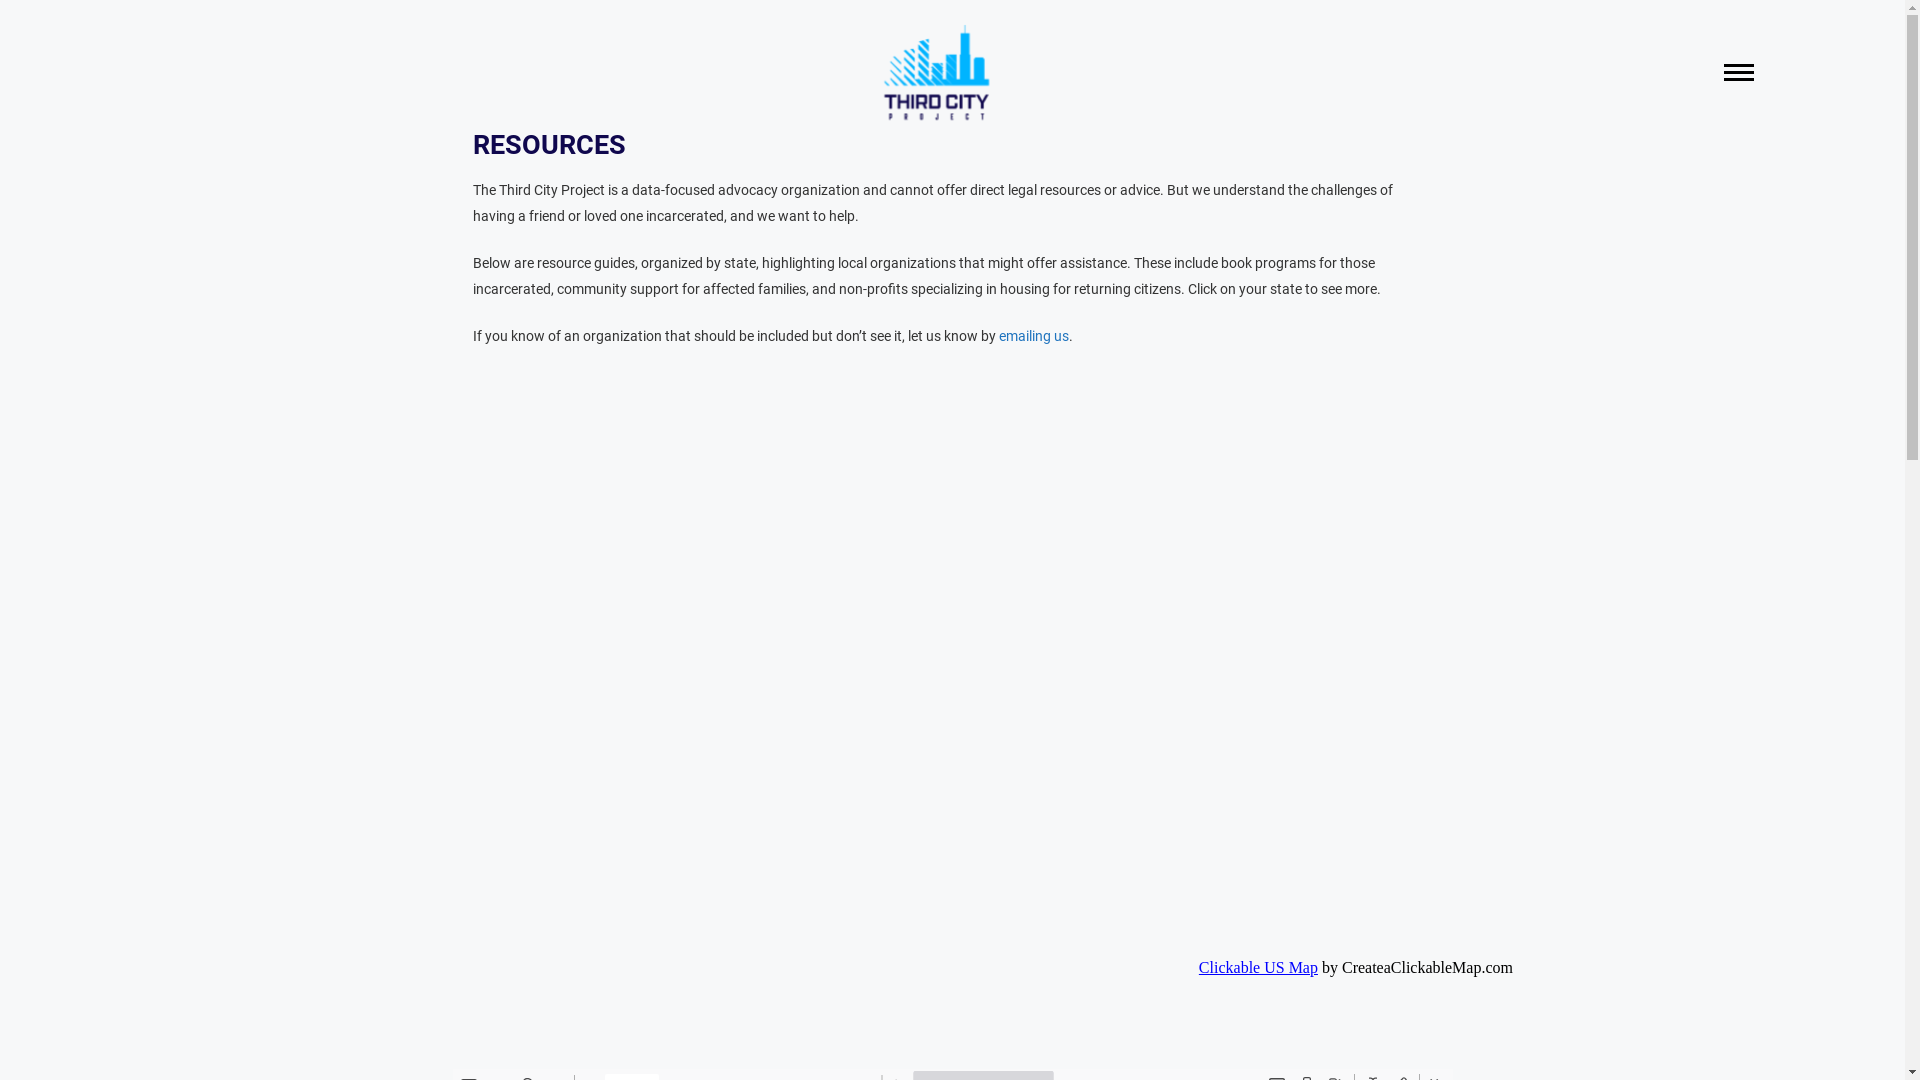 The image size is (1920, 1080). What do you see at coordinates (1032, 334) in the screenshot?
I see `'emailing us'` at bounding box center [1032, 334].